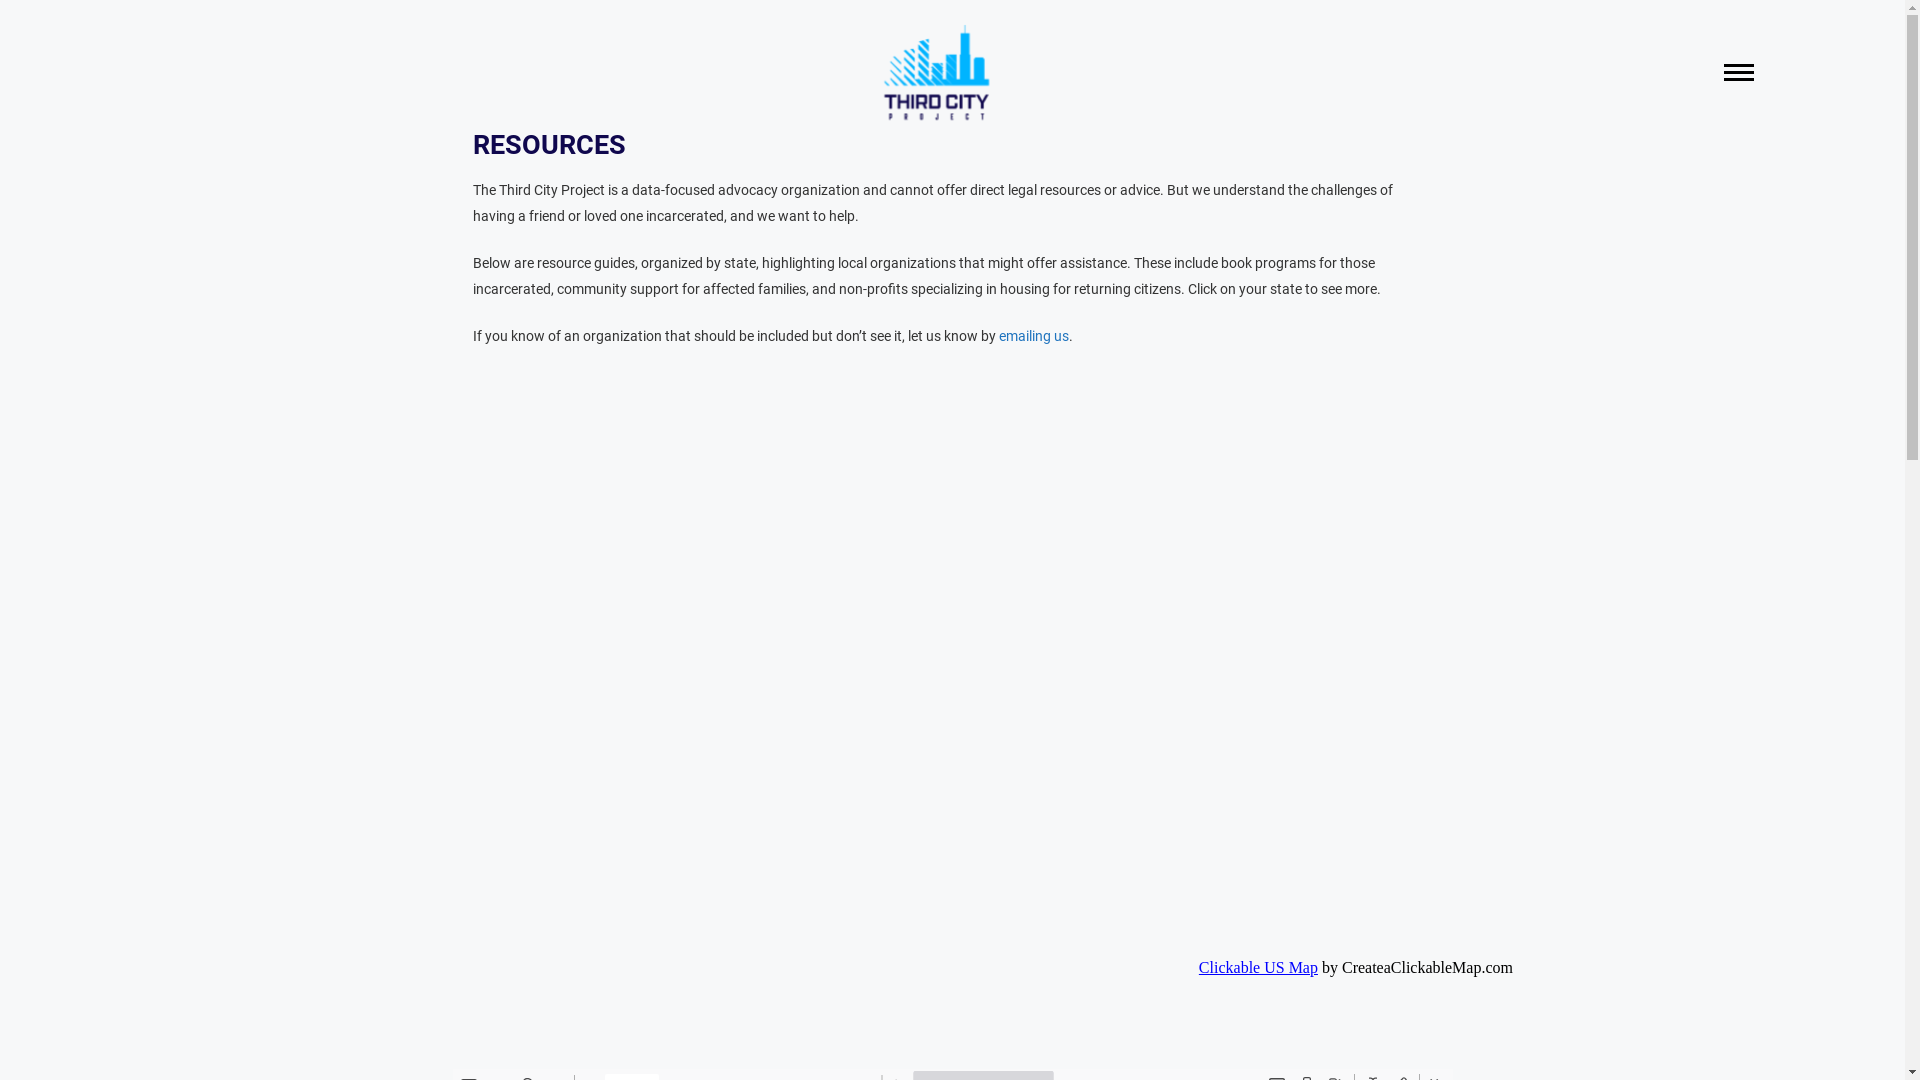 The image size is (1920, 1080). What do you see at coordinates (1032, 334) in the screenshot?
I see `'emailing us'` at bounding box center [1032, 334].